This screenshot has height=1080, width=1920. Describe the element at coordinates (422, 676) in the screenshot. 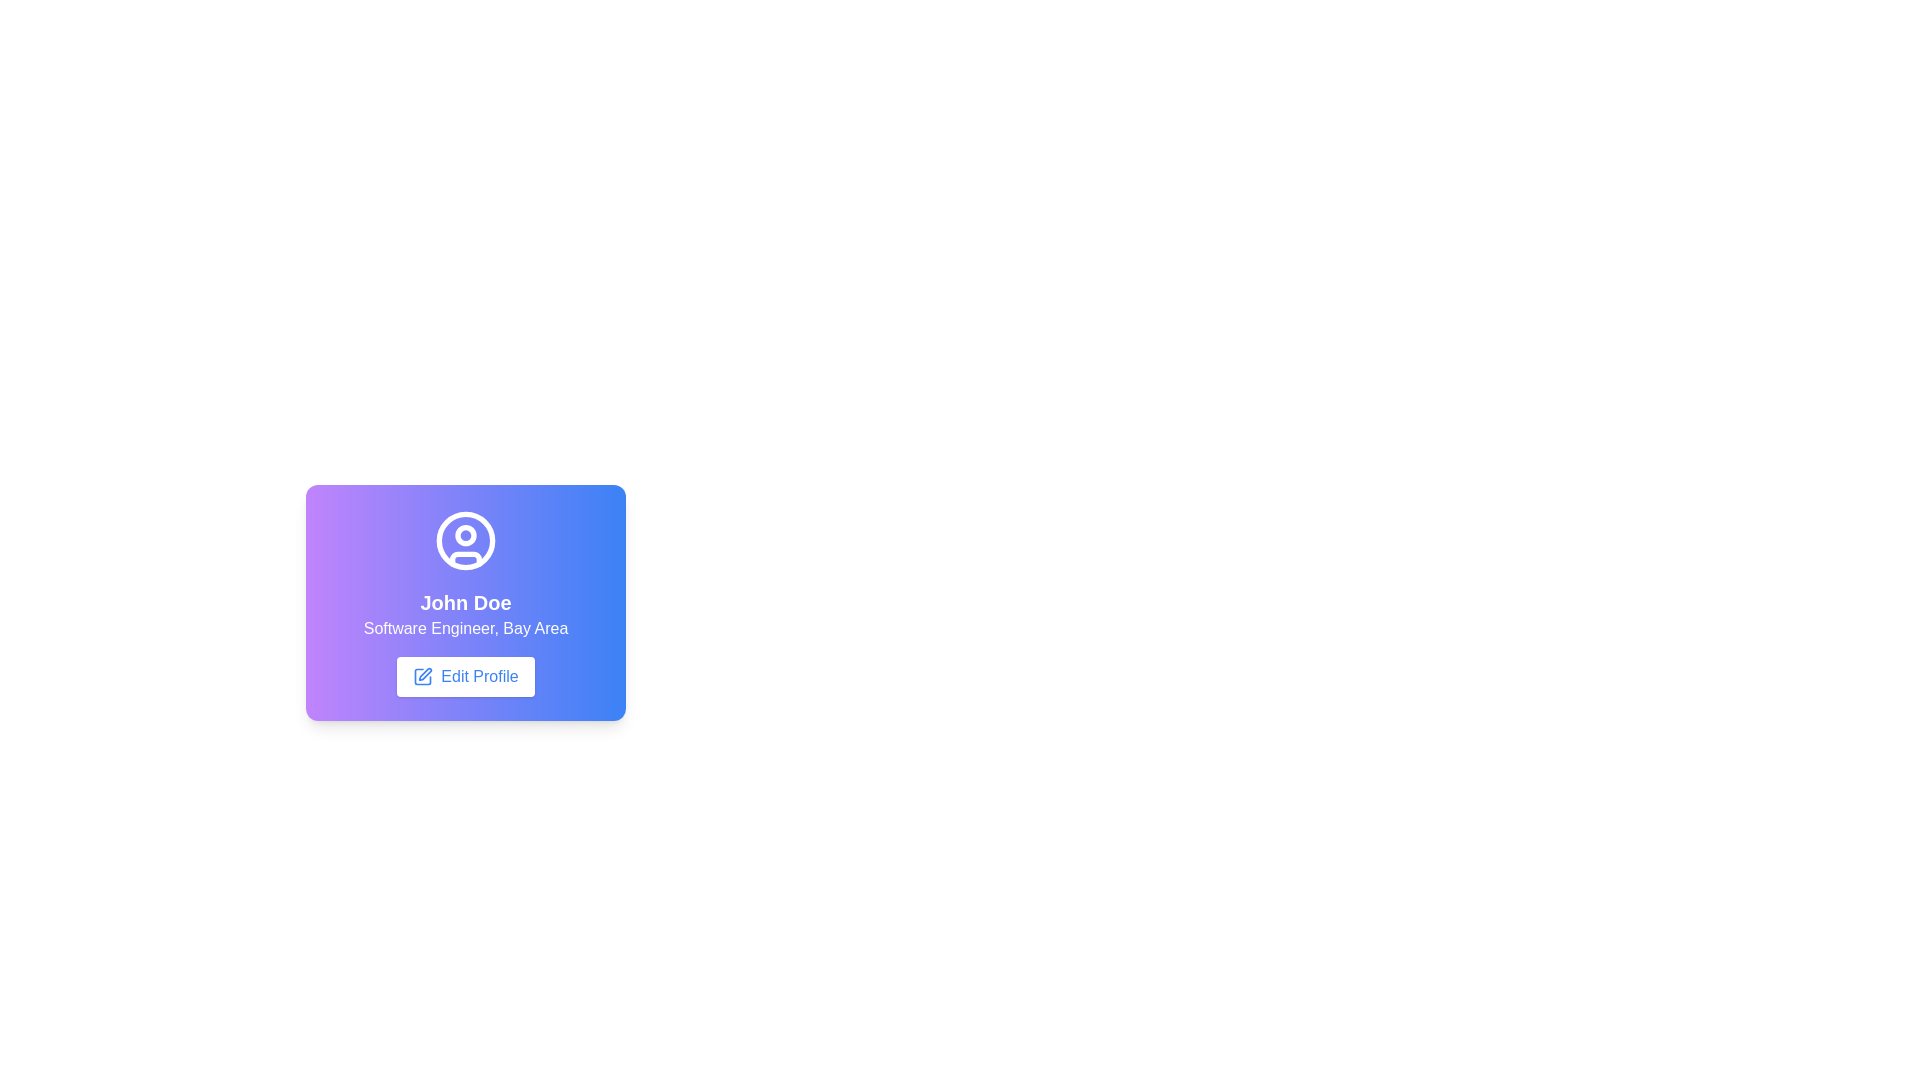

I see `the small square icon resembling a pencil located to the left of the text 'Edit Profile' in the lower section of the card element` at that location.